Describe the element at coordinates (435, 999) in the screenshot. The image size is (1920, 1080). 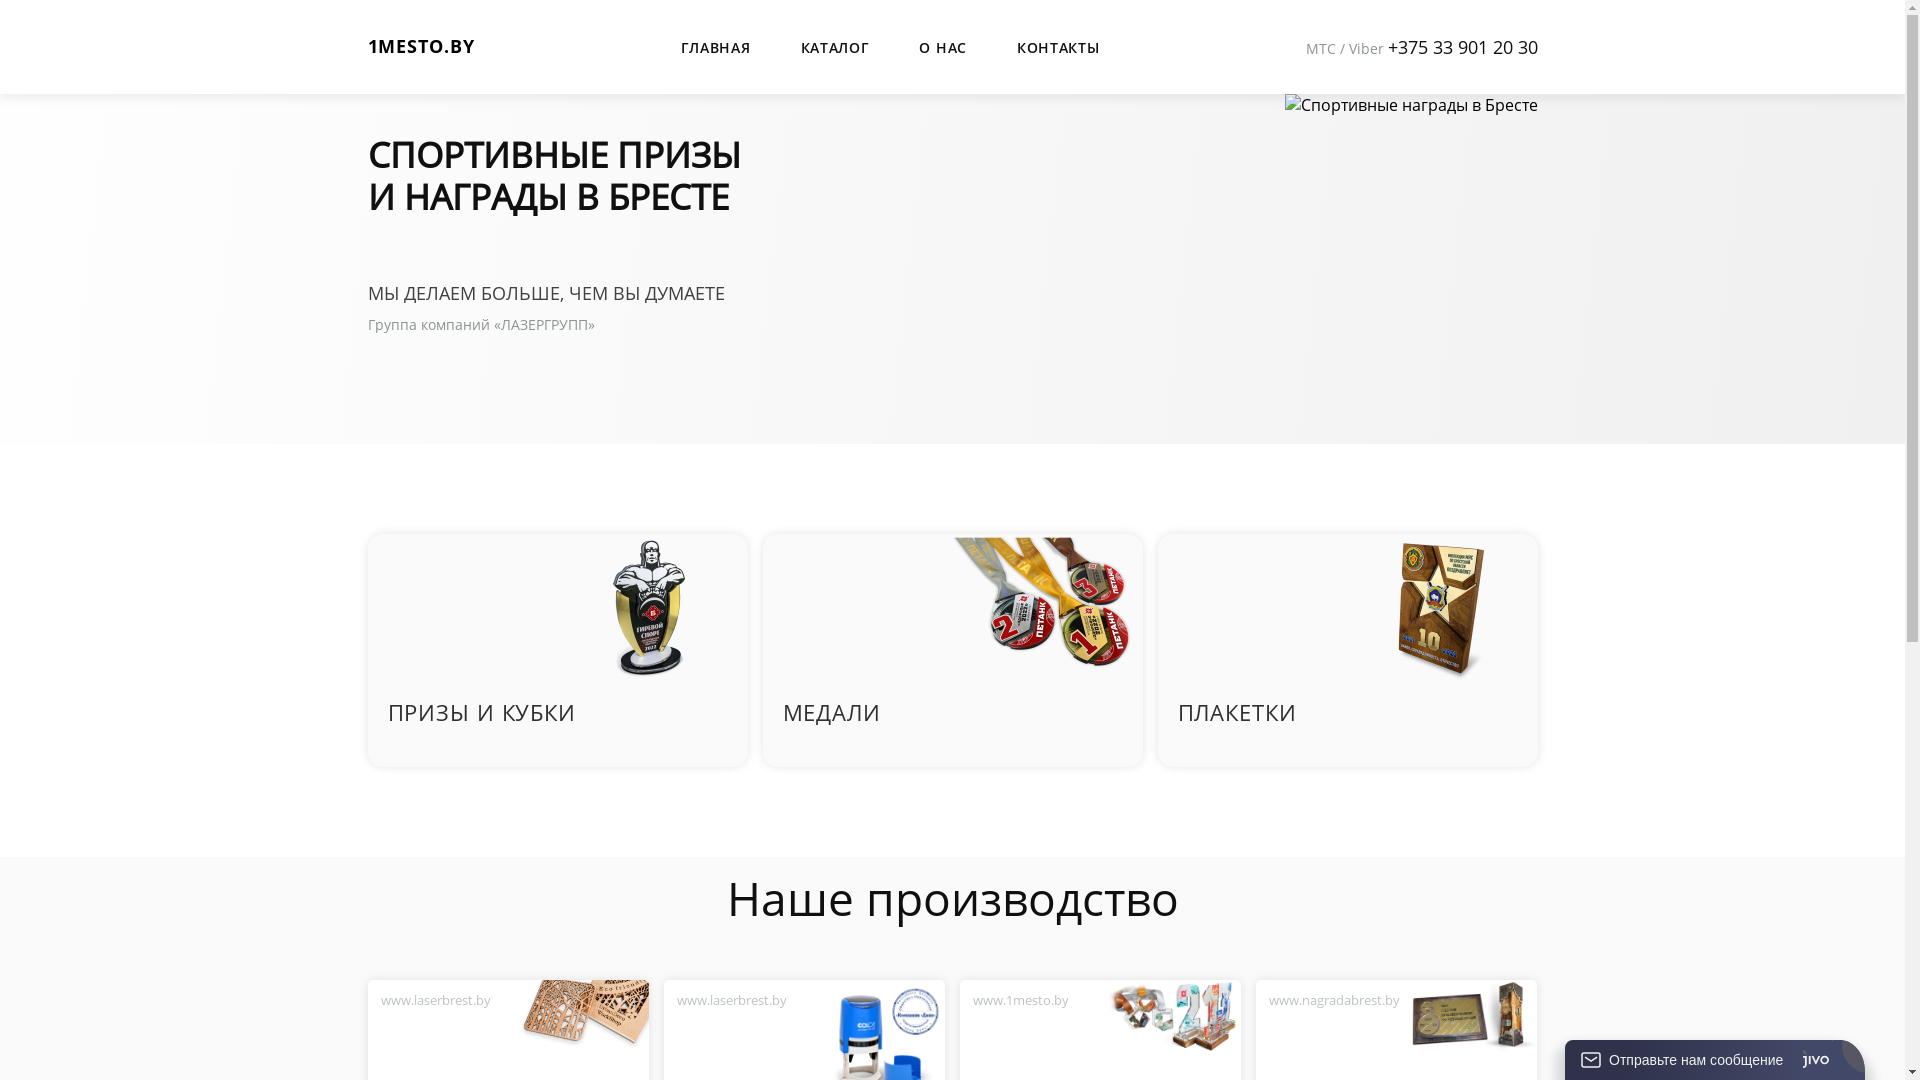
I see `'www.laserbrest.by'` at that location.